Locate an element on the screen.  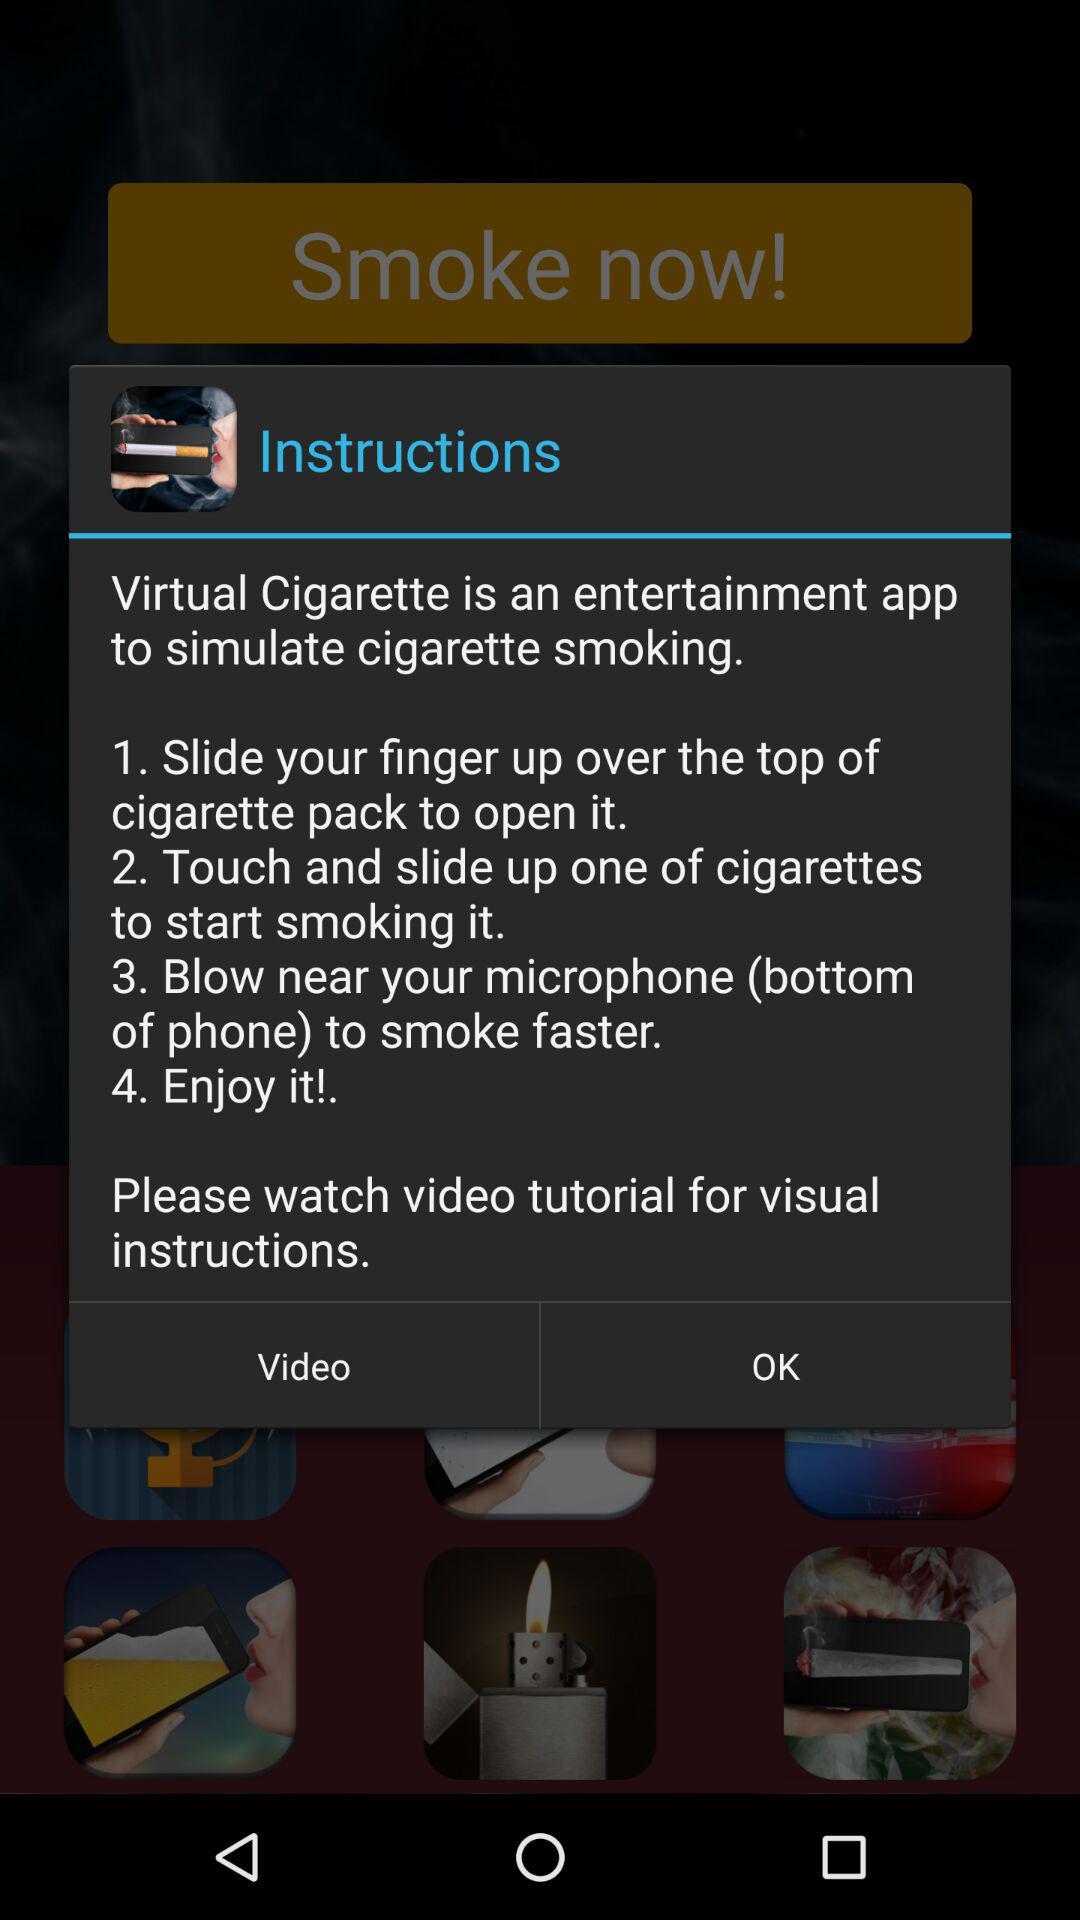
the item at the bottom left corner is located at coordinates (304, 1364).